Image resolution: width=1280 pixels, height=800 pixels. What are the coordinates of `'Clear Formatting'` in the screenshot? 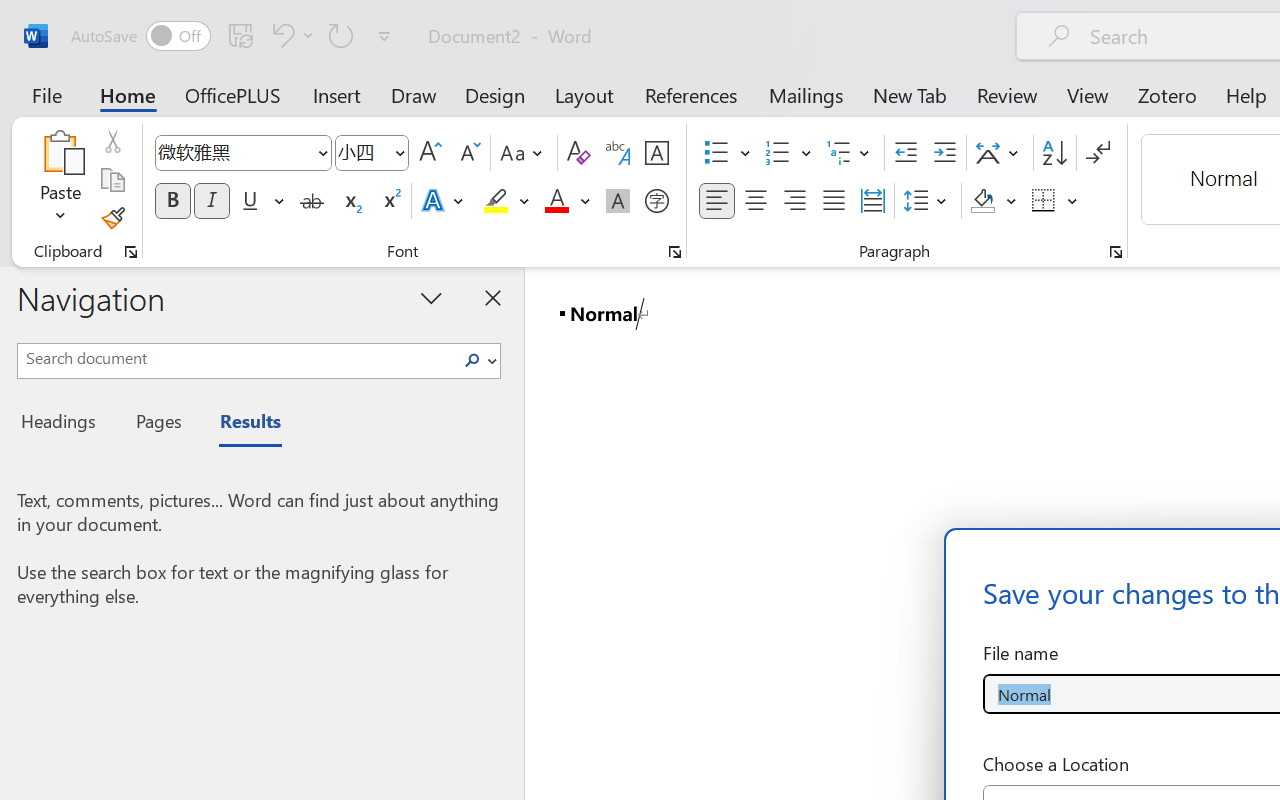 It's located at (577, 153).